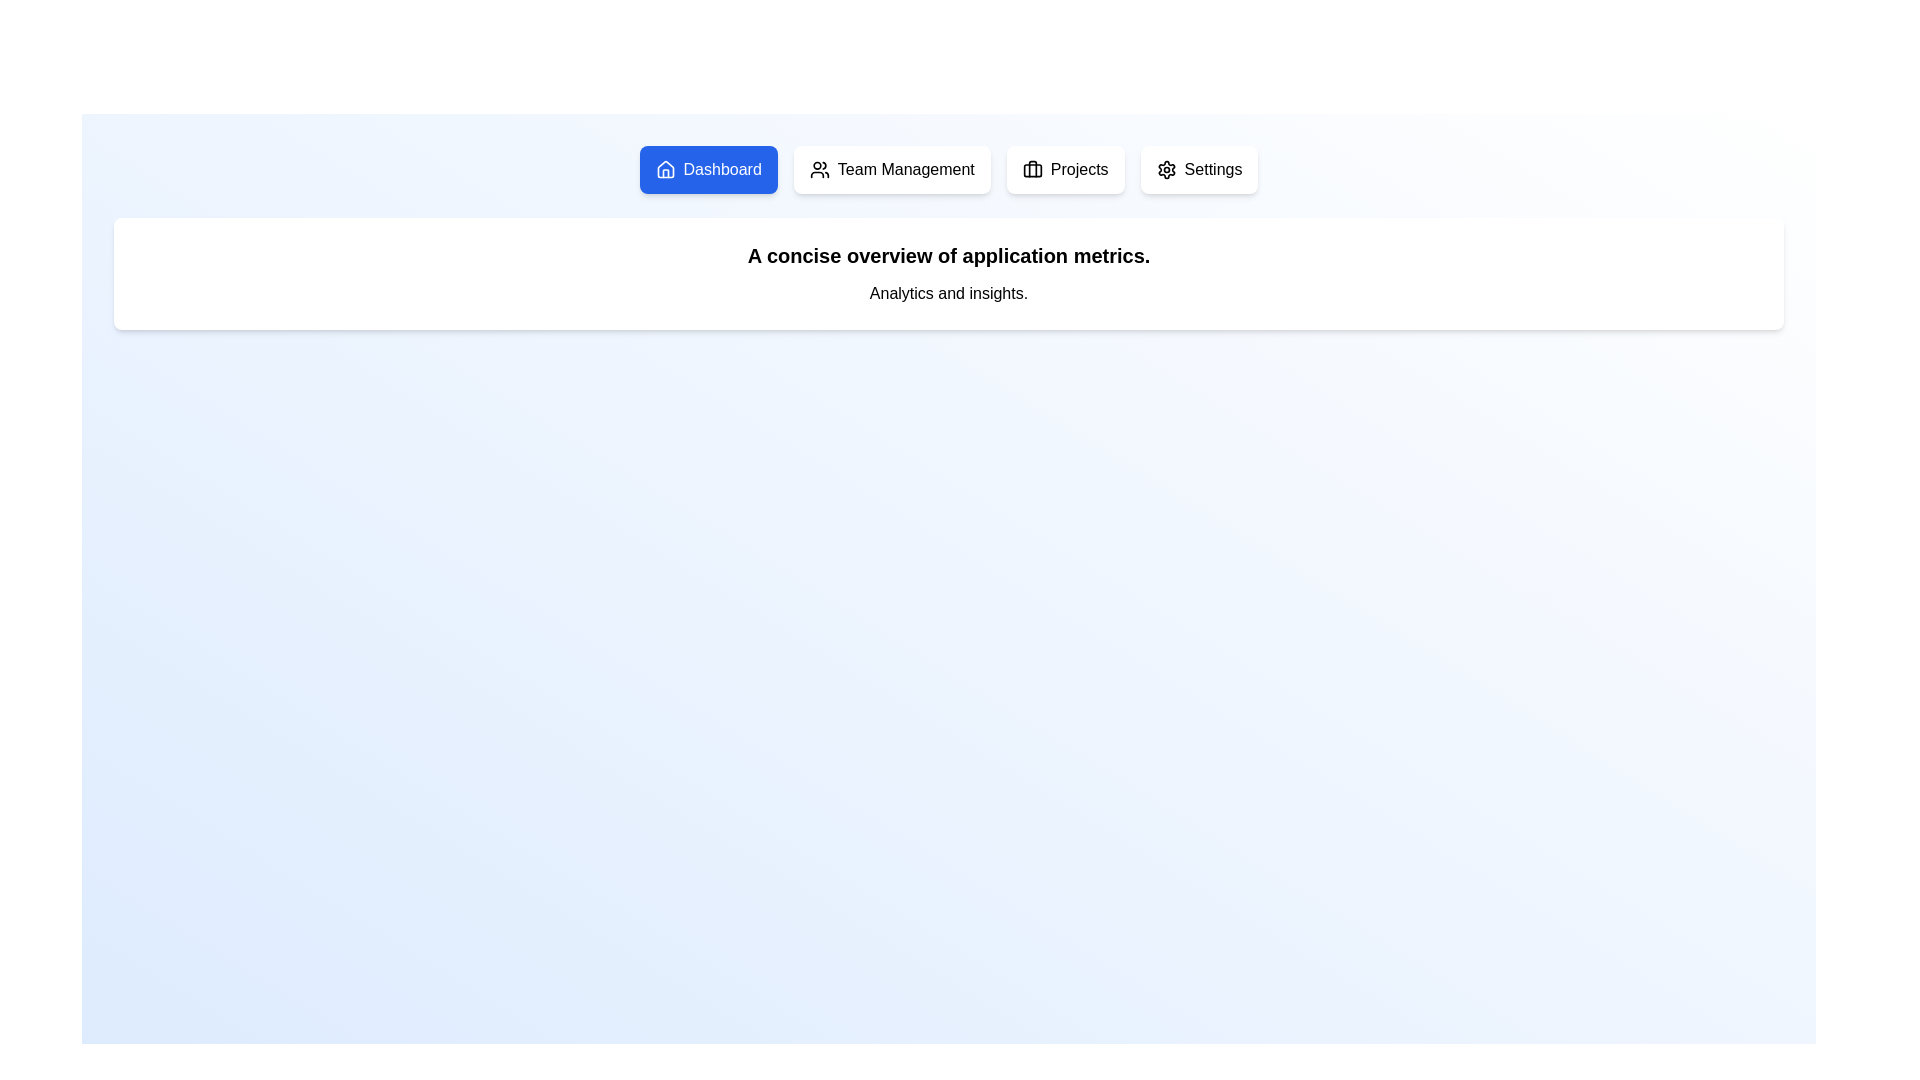  Describe the element at coordinates (1199, 168) in the screenshot. I see `the fourth button in the top-center area of the interface, which navigates to the settings section of the application` at that location.